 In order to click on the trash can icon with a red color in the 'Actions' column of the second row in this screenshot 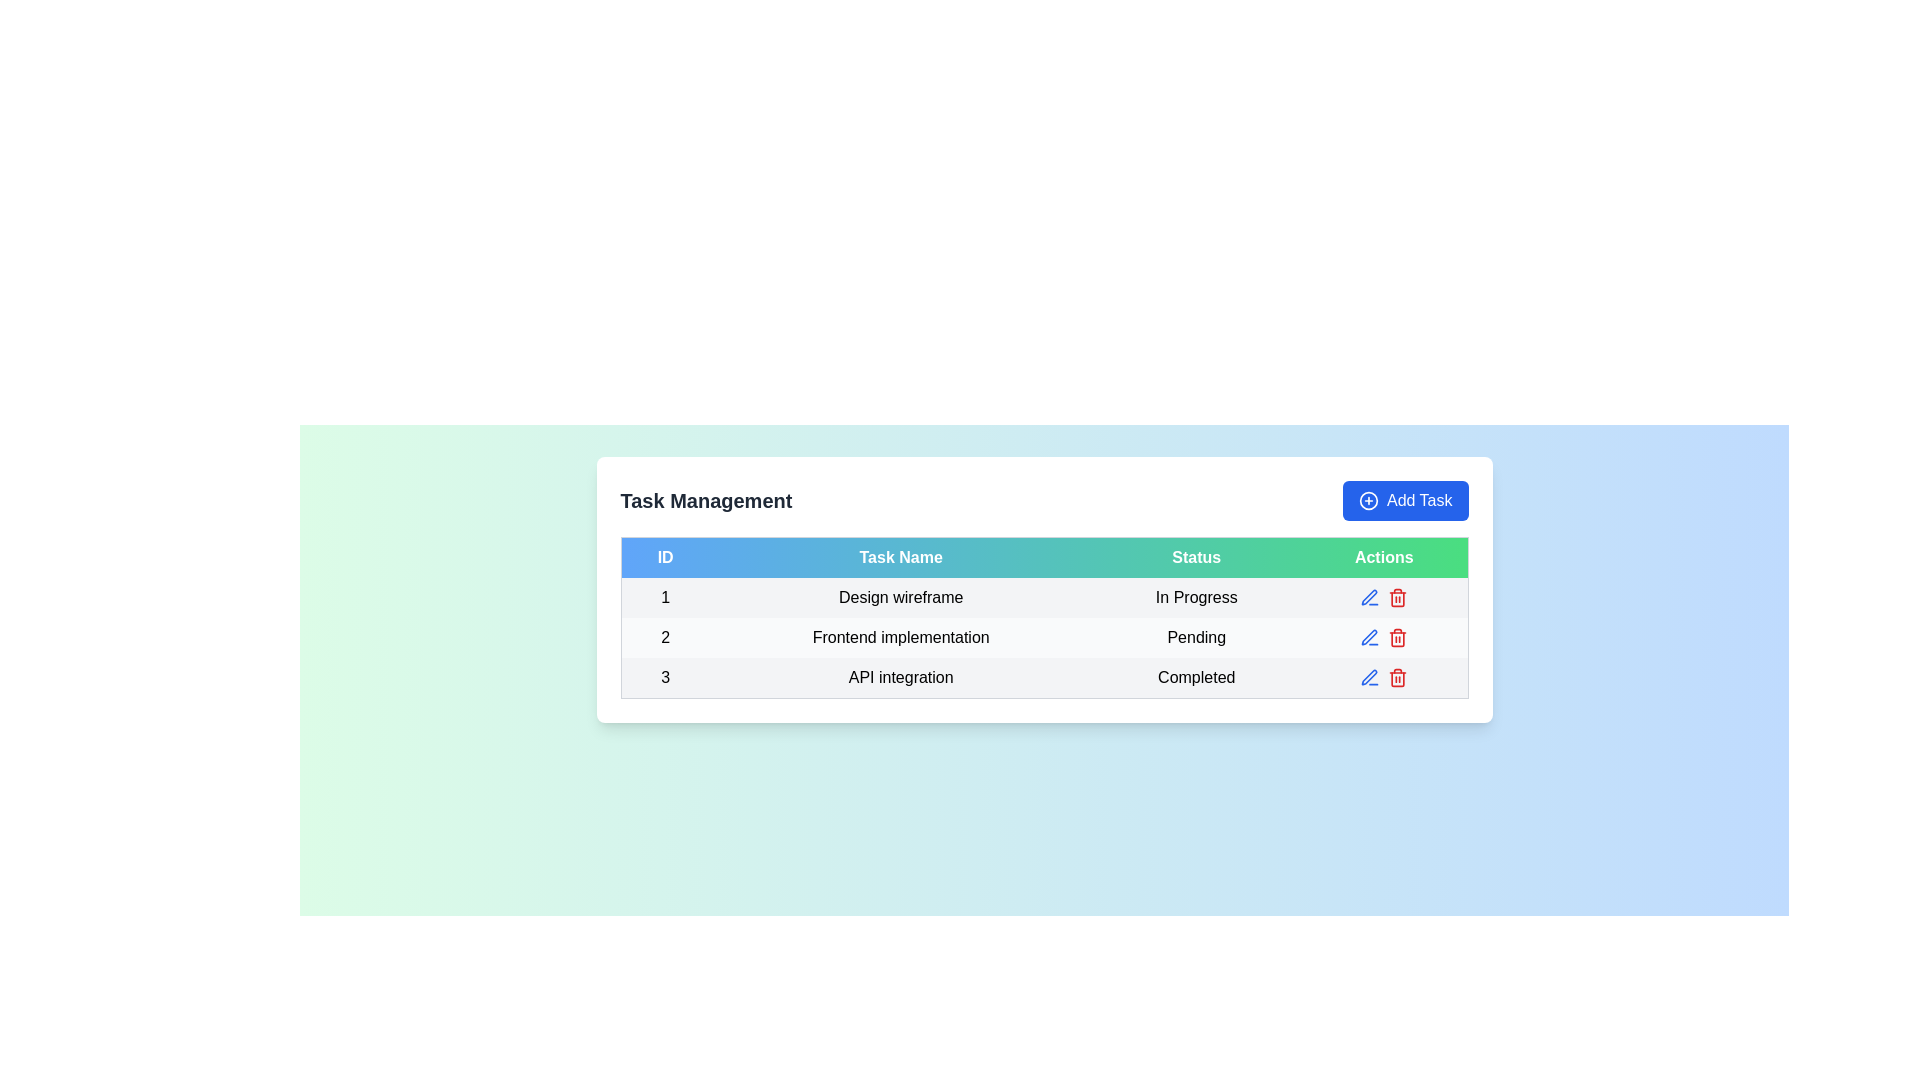, I will do `click(1397, 637)`.